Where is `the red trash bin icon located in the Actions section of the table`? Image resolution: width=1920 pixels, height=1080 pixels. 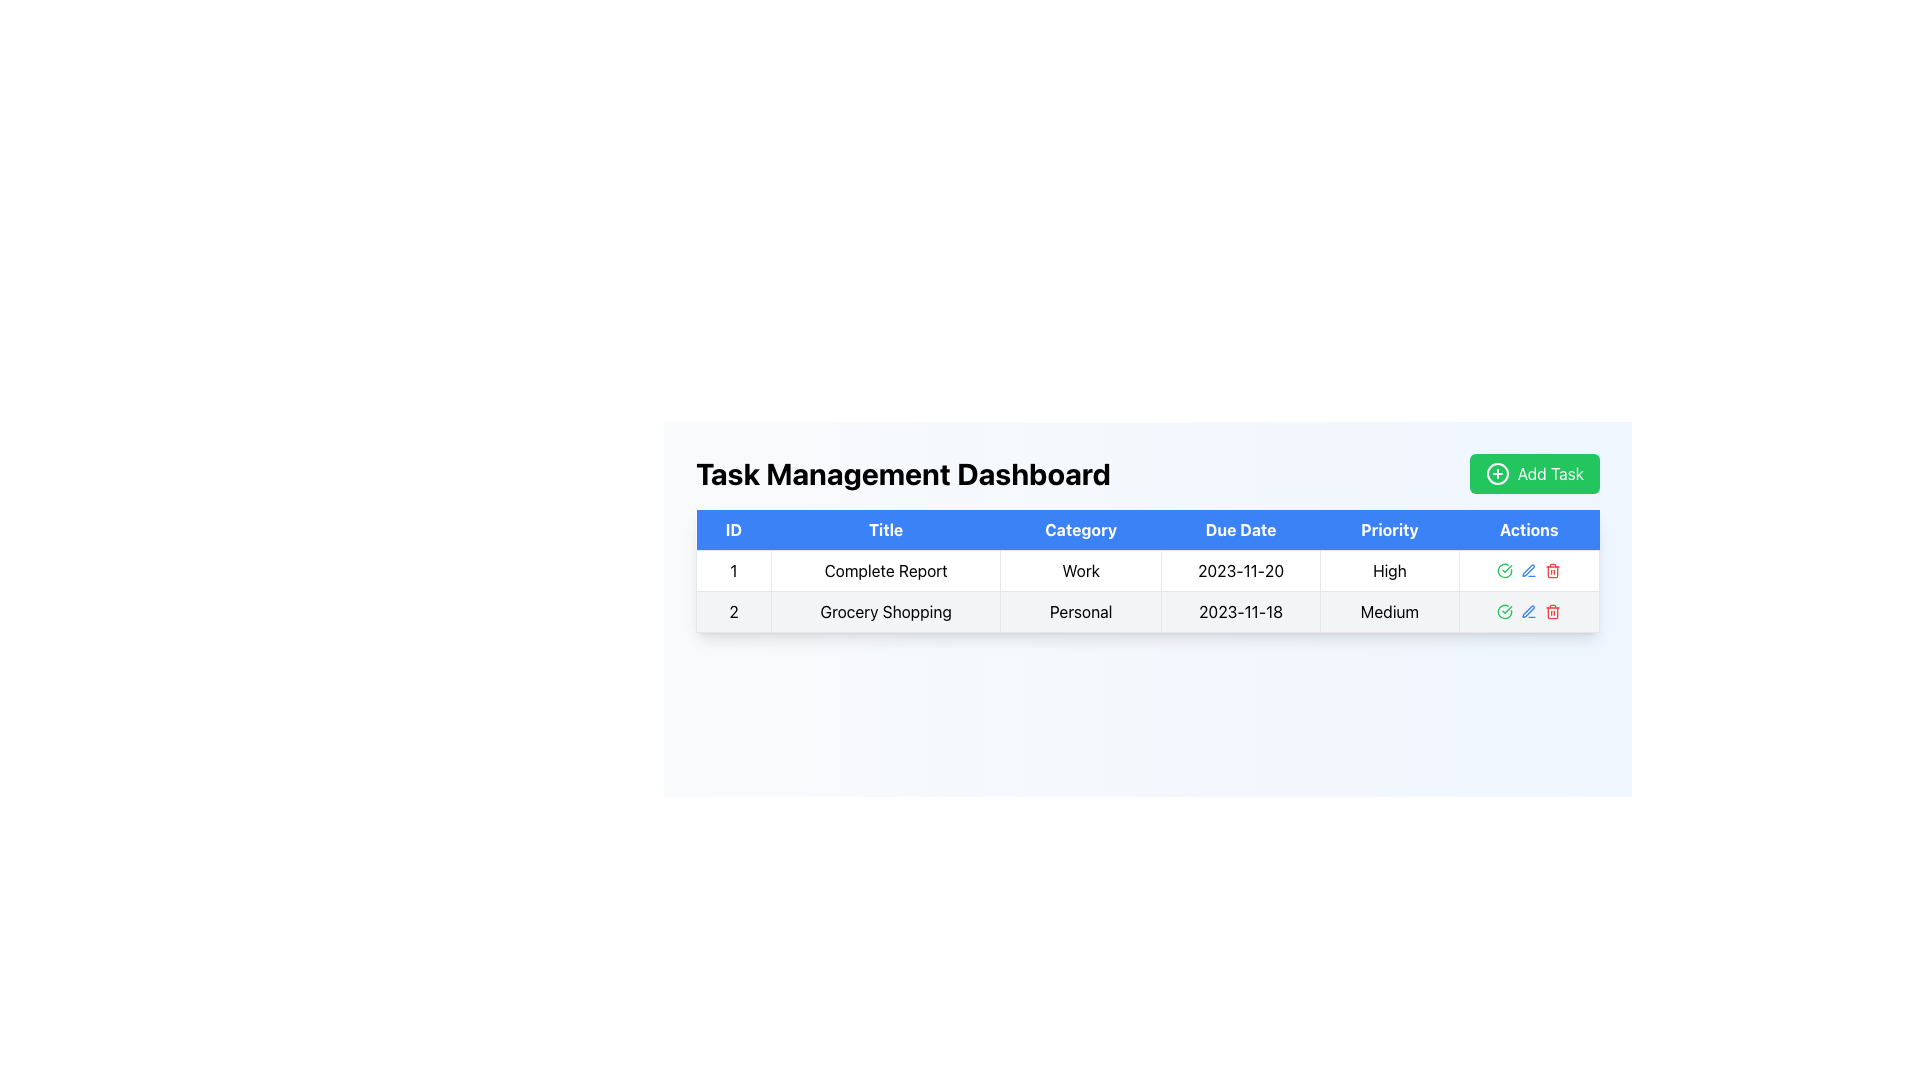
the red trash bin icon located in the Actions section of the table is located at coordinates (1552, 611).